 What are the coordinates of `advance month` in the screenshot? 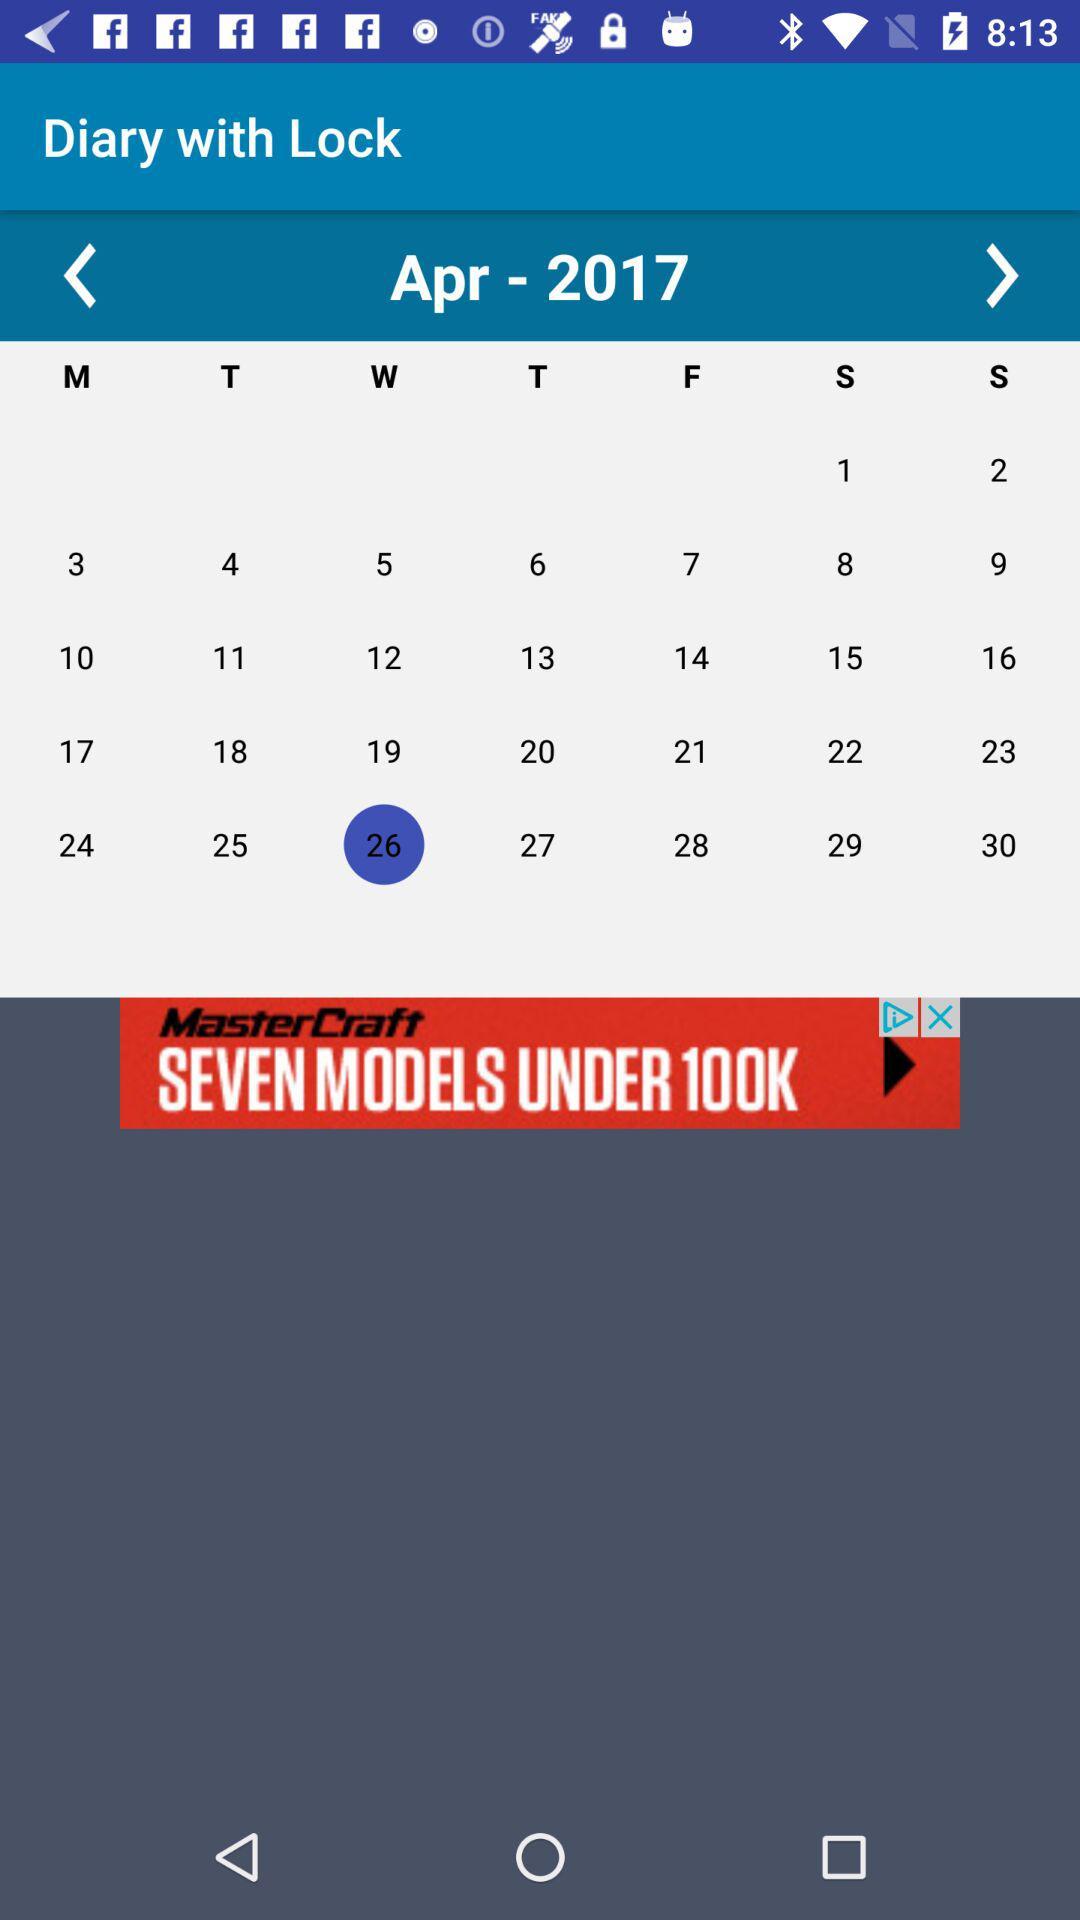 It's located at (1001, 274).